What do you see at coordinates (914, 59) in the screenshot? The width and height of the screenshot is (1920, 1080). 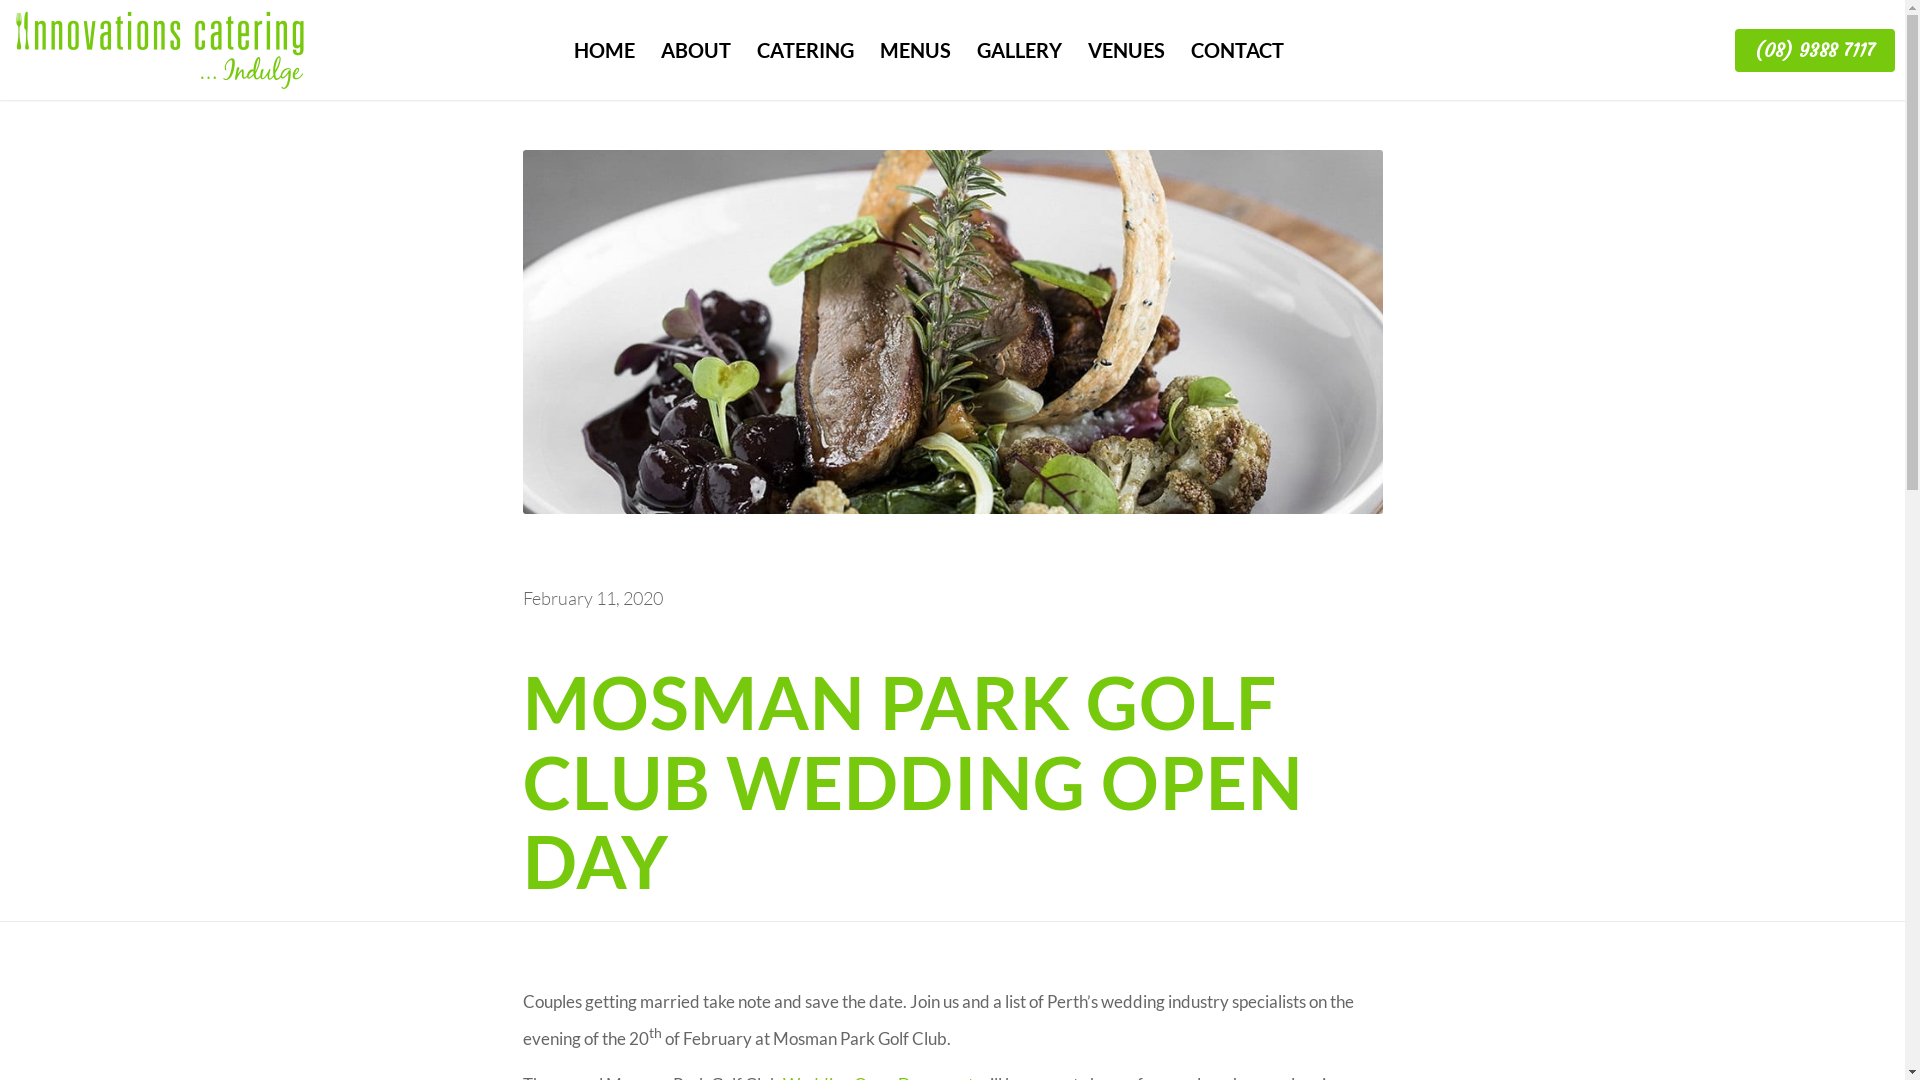 I see `'MENUS'` at bounding box center [914, 59].